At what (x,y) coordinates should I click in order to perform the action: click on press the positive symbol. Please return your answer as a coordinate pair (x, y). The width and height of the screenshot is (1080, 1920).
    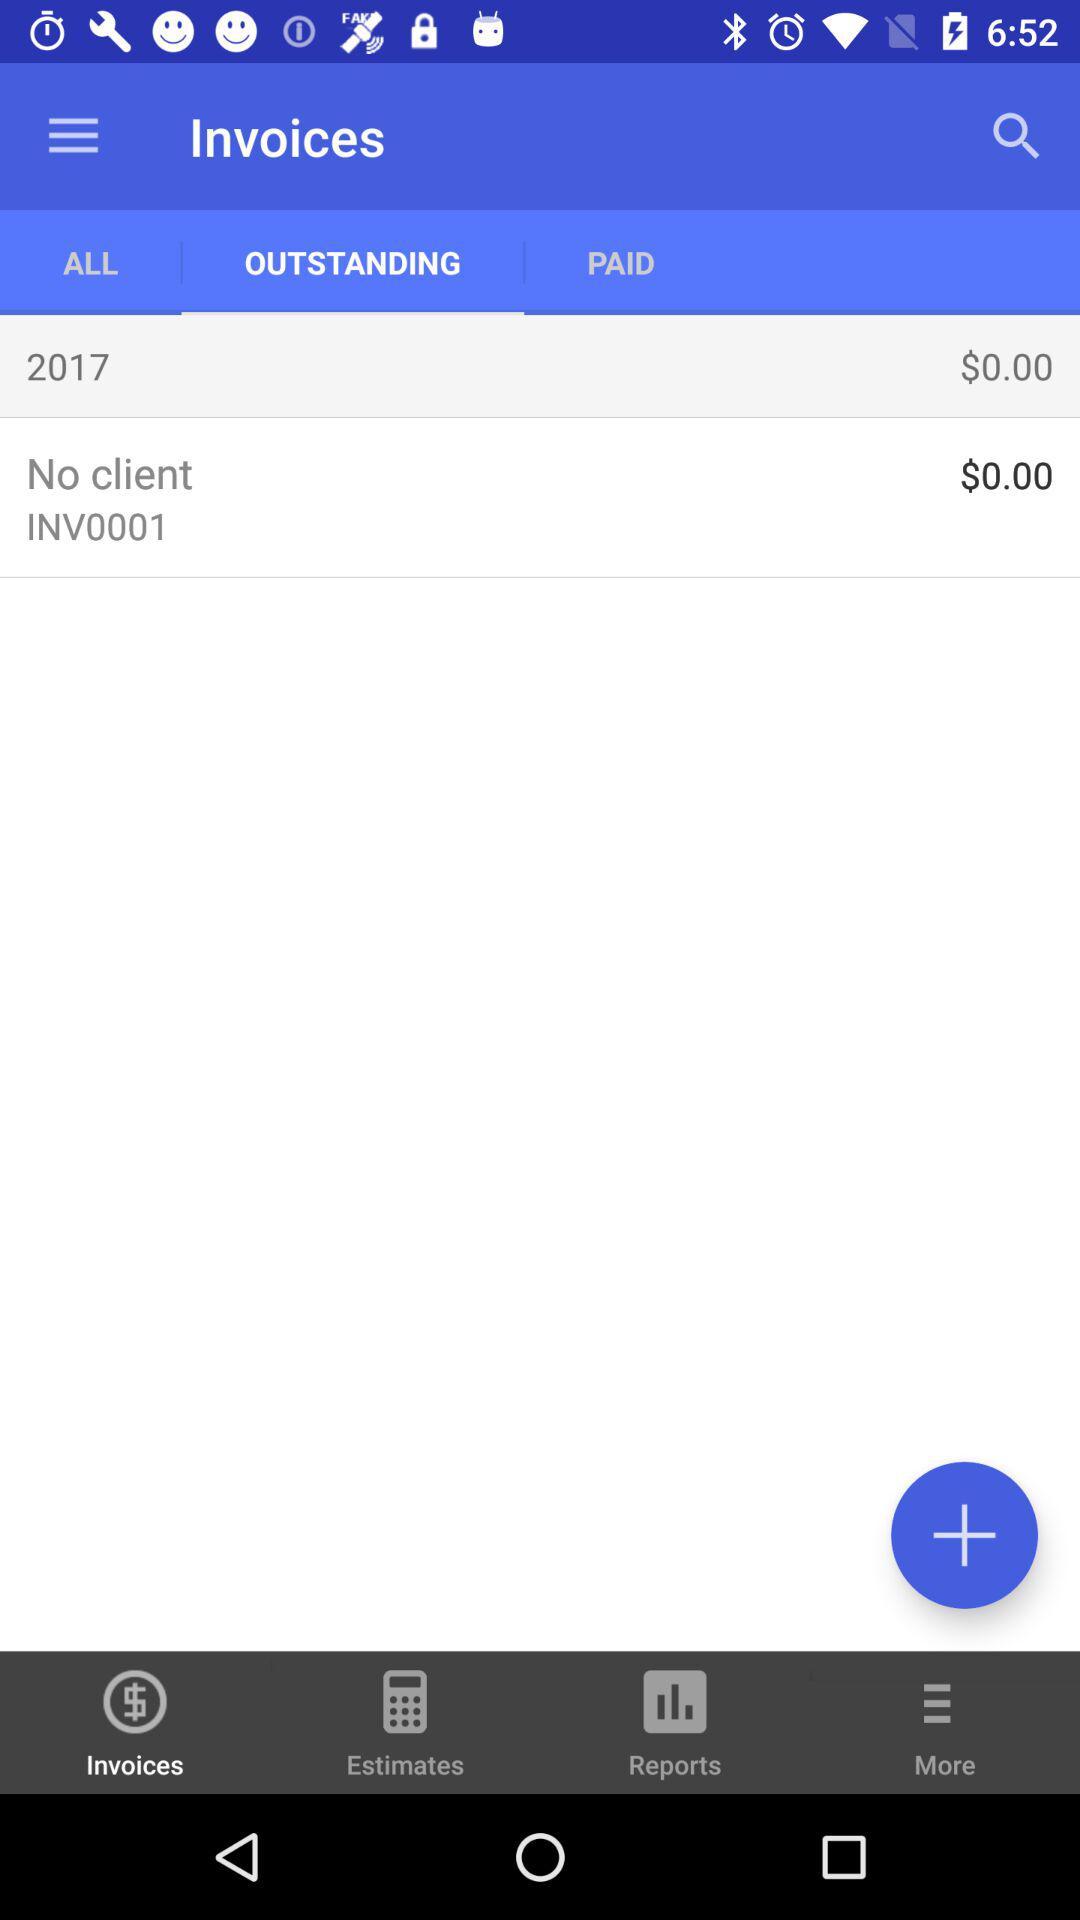
    Looking at the image, I should click on (963, 1534).